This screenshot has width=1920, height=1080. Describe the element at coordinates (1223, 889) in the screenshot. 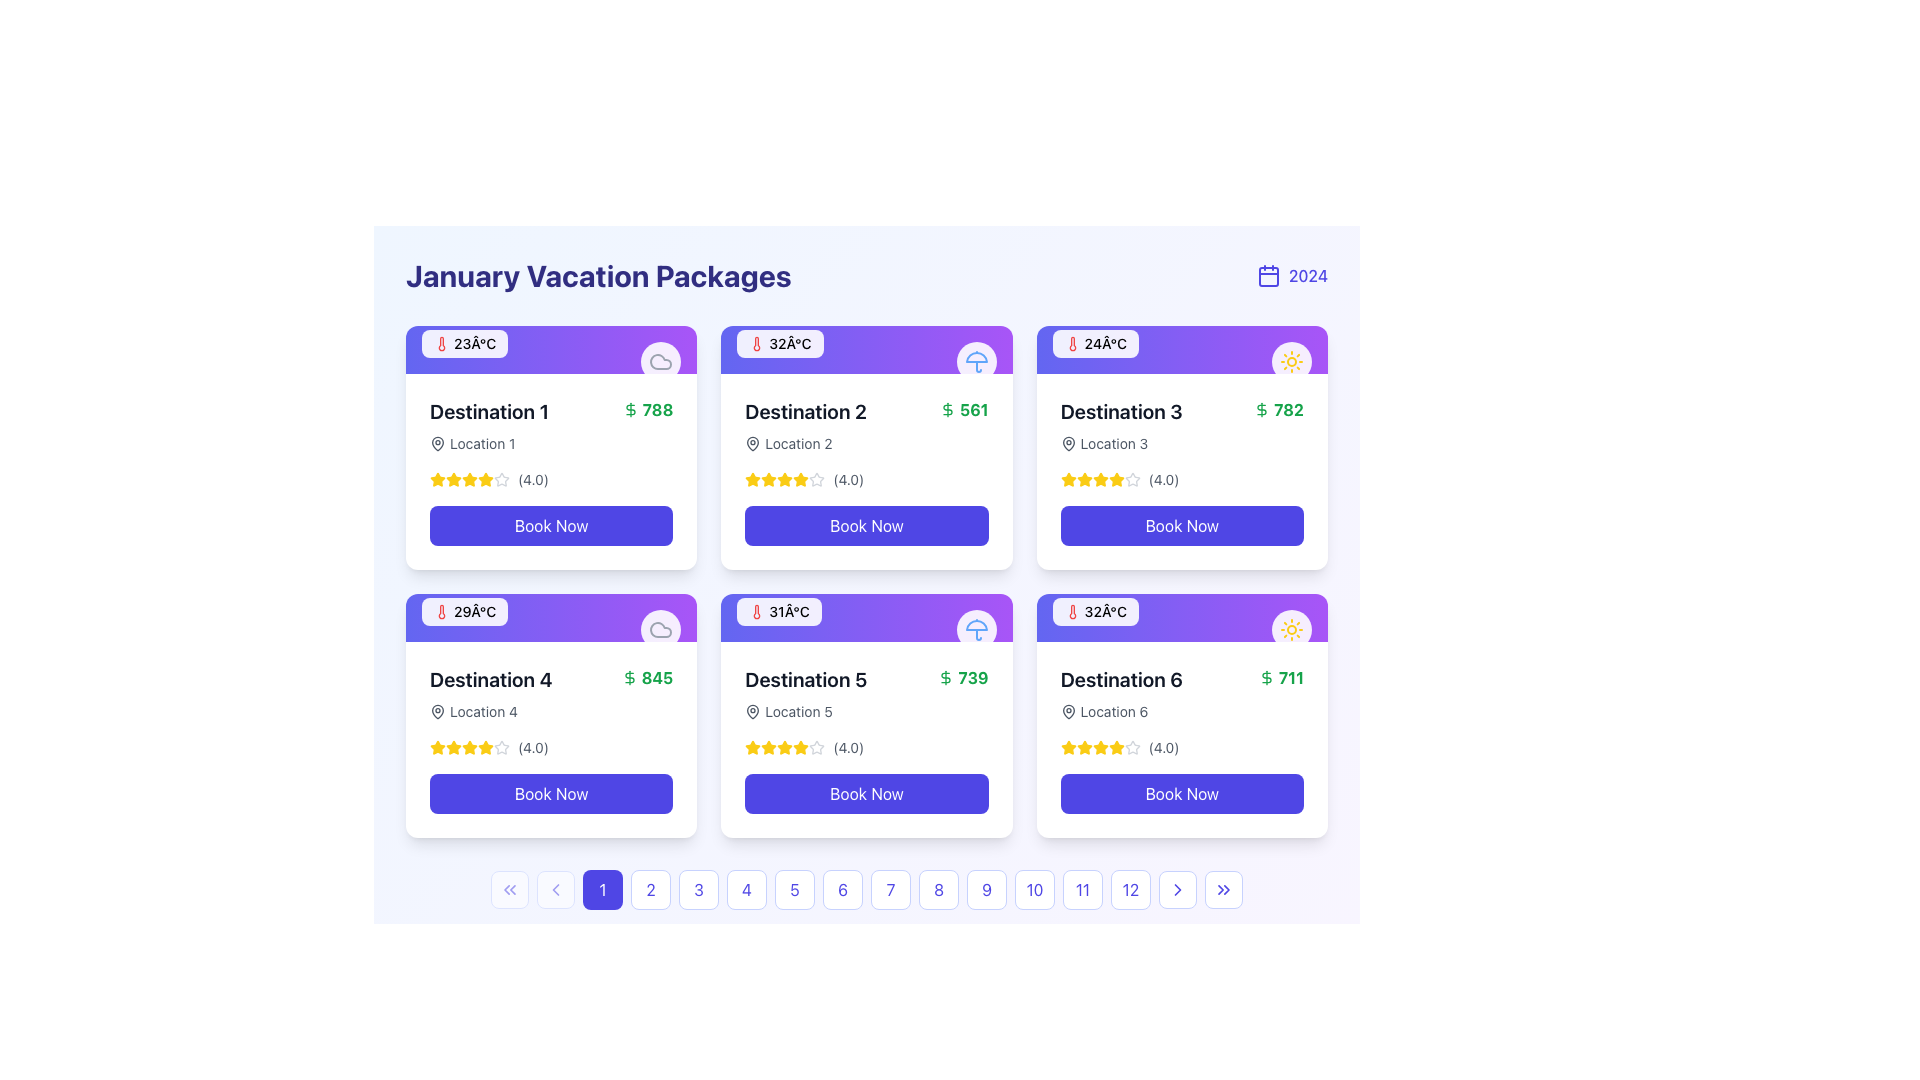

I see `the last icon on the far-right side of the pagination bar` at that location.